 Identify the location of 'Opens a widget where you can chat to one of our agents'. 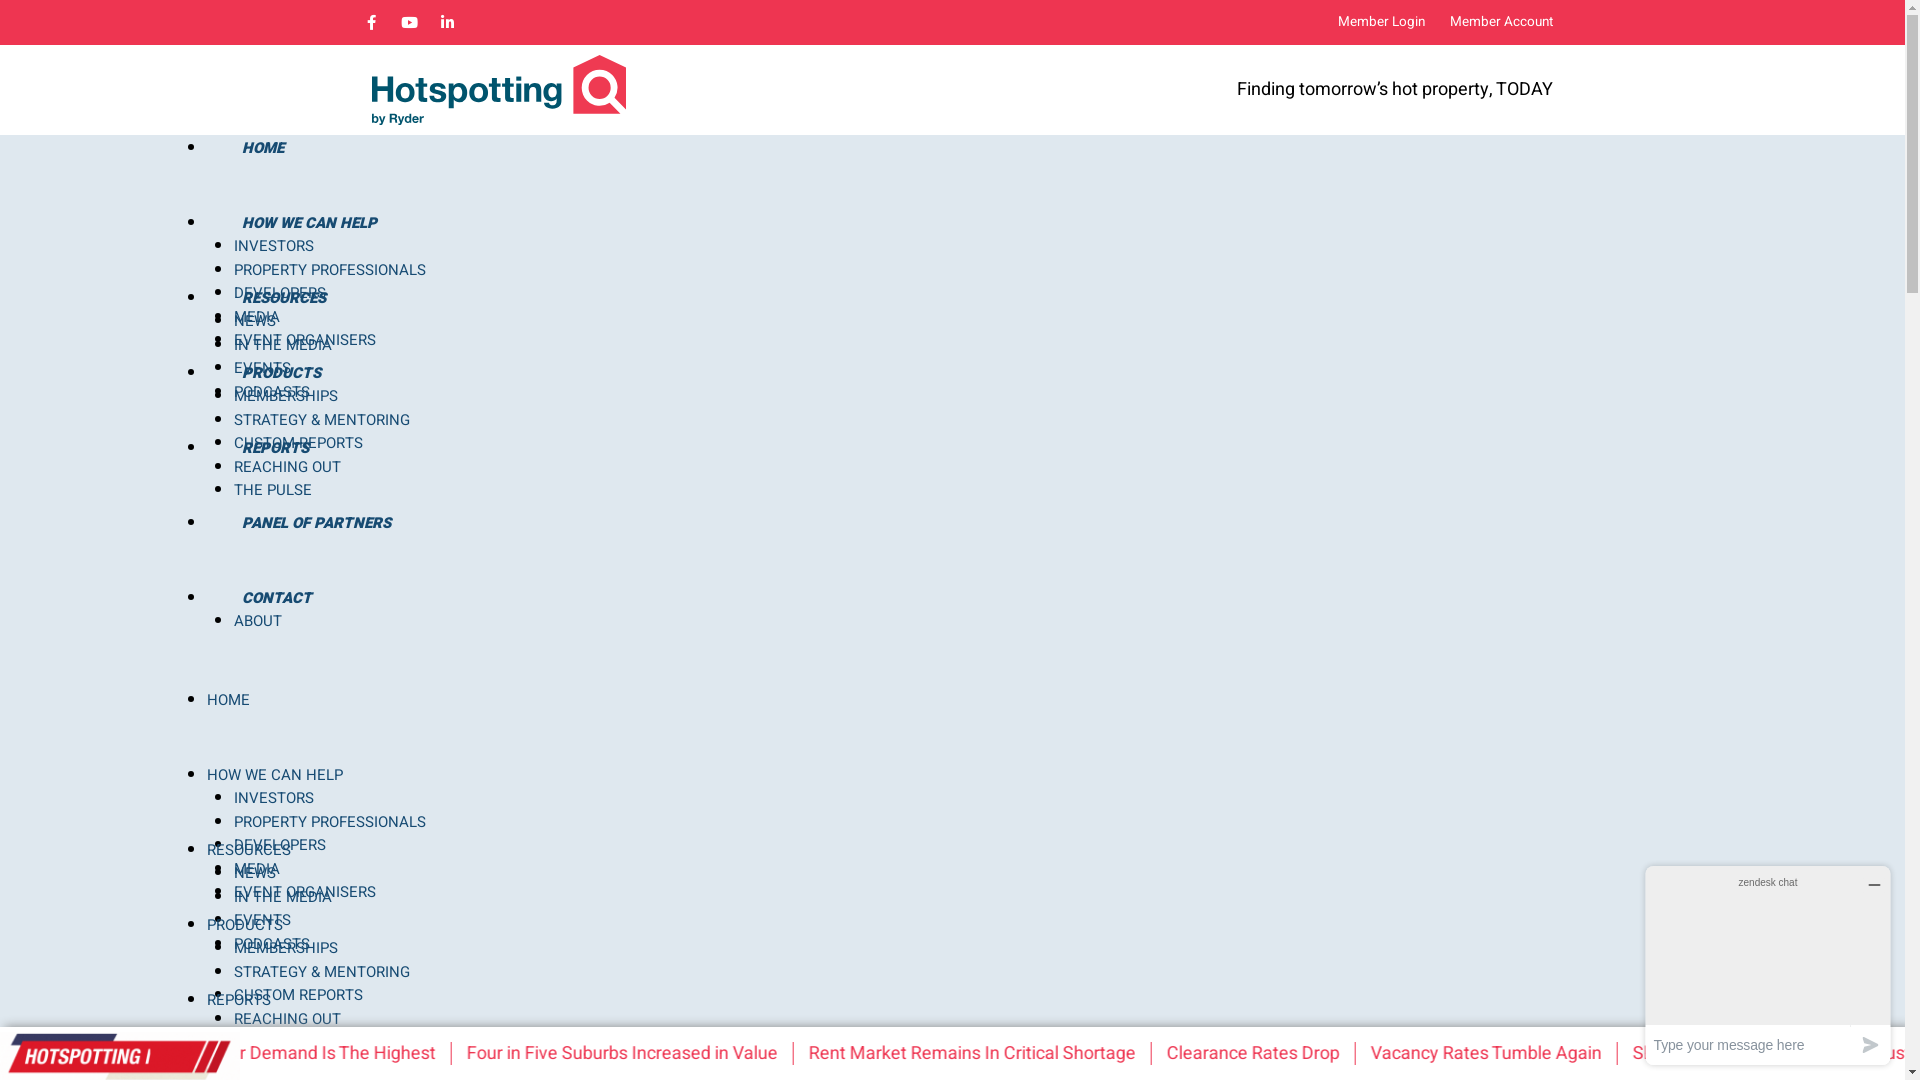
(1637, 964).